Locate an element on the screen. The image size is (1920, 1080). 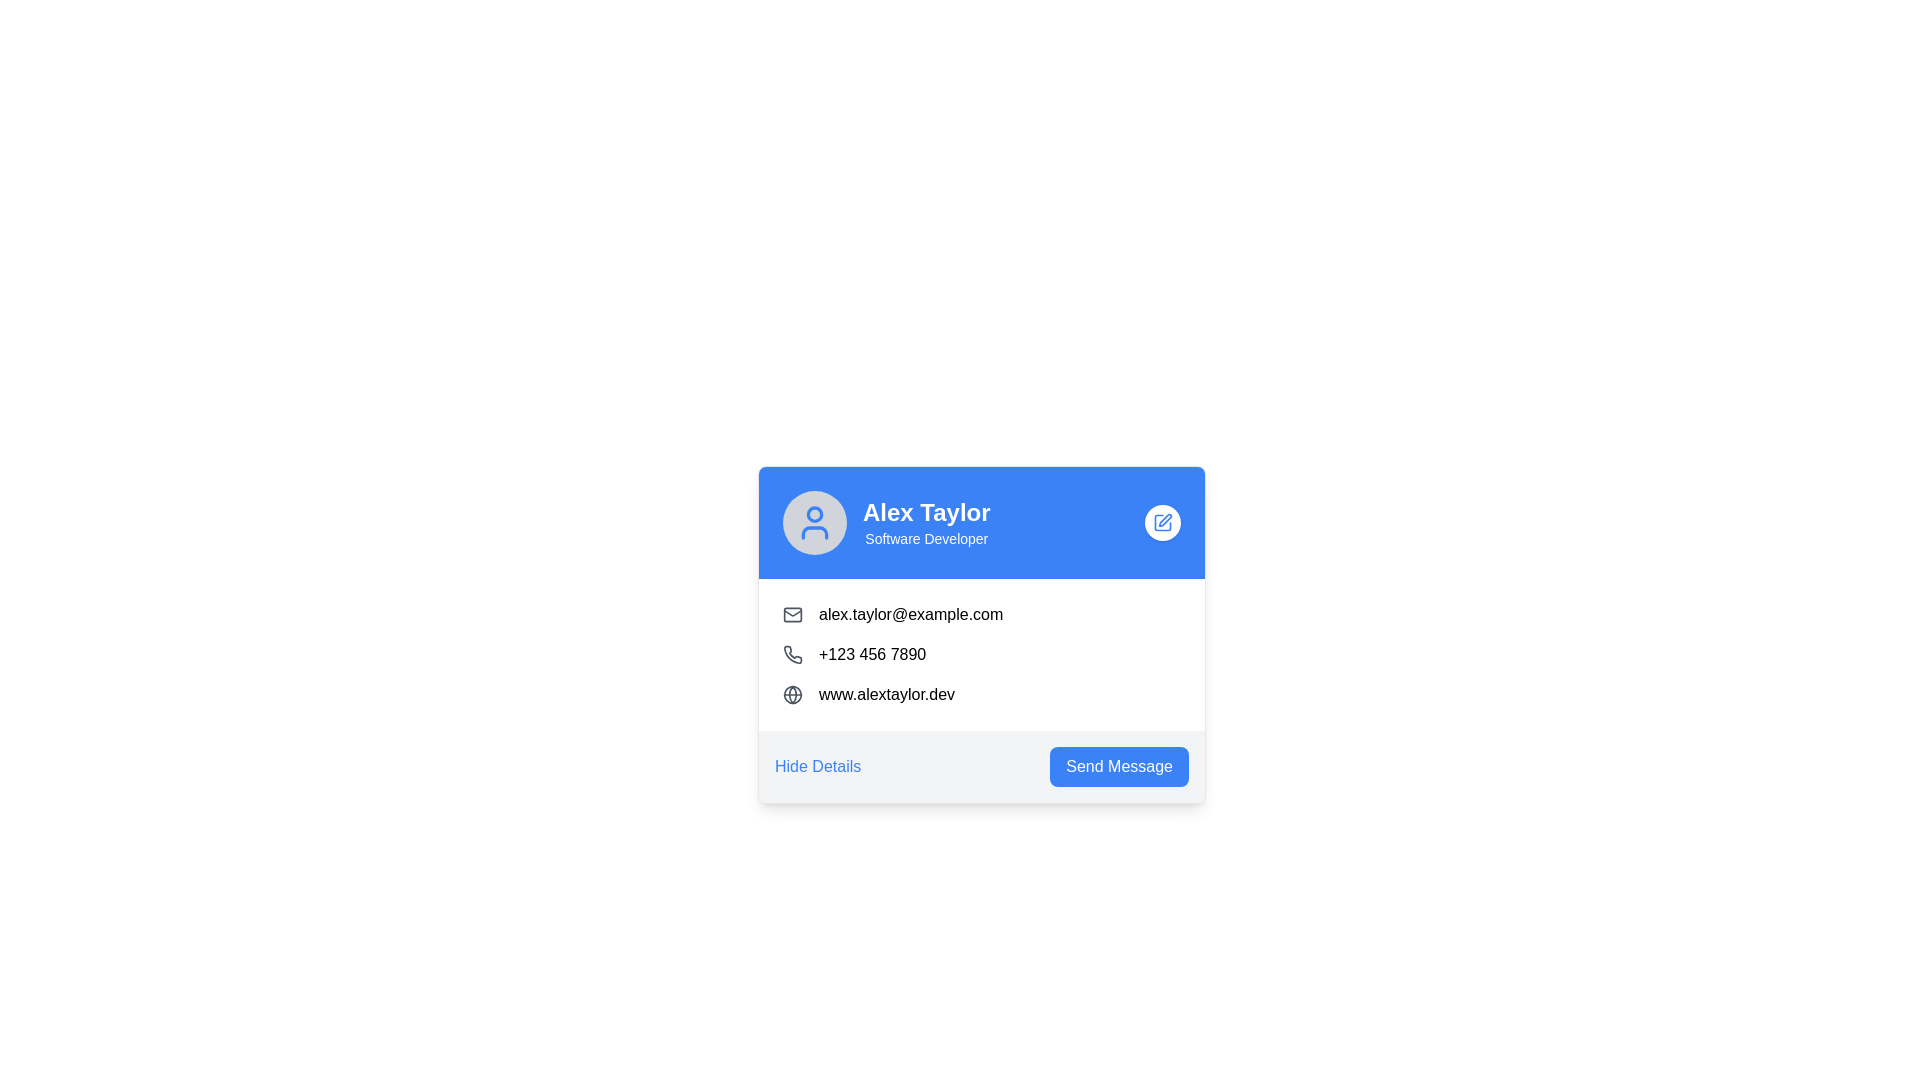
the user profile icon, which is a circular shape located at the top-left corner of the user information card is located at coordinates (815, 512).